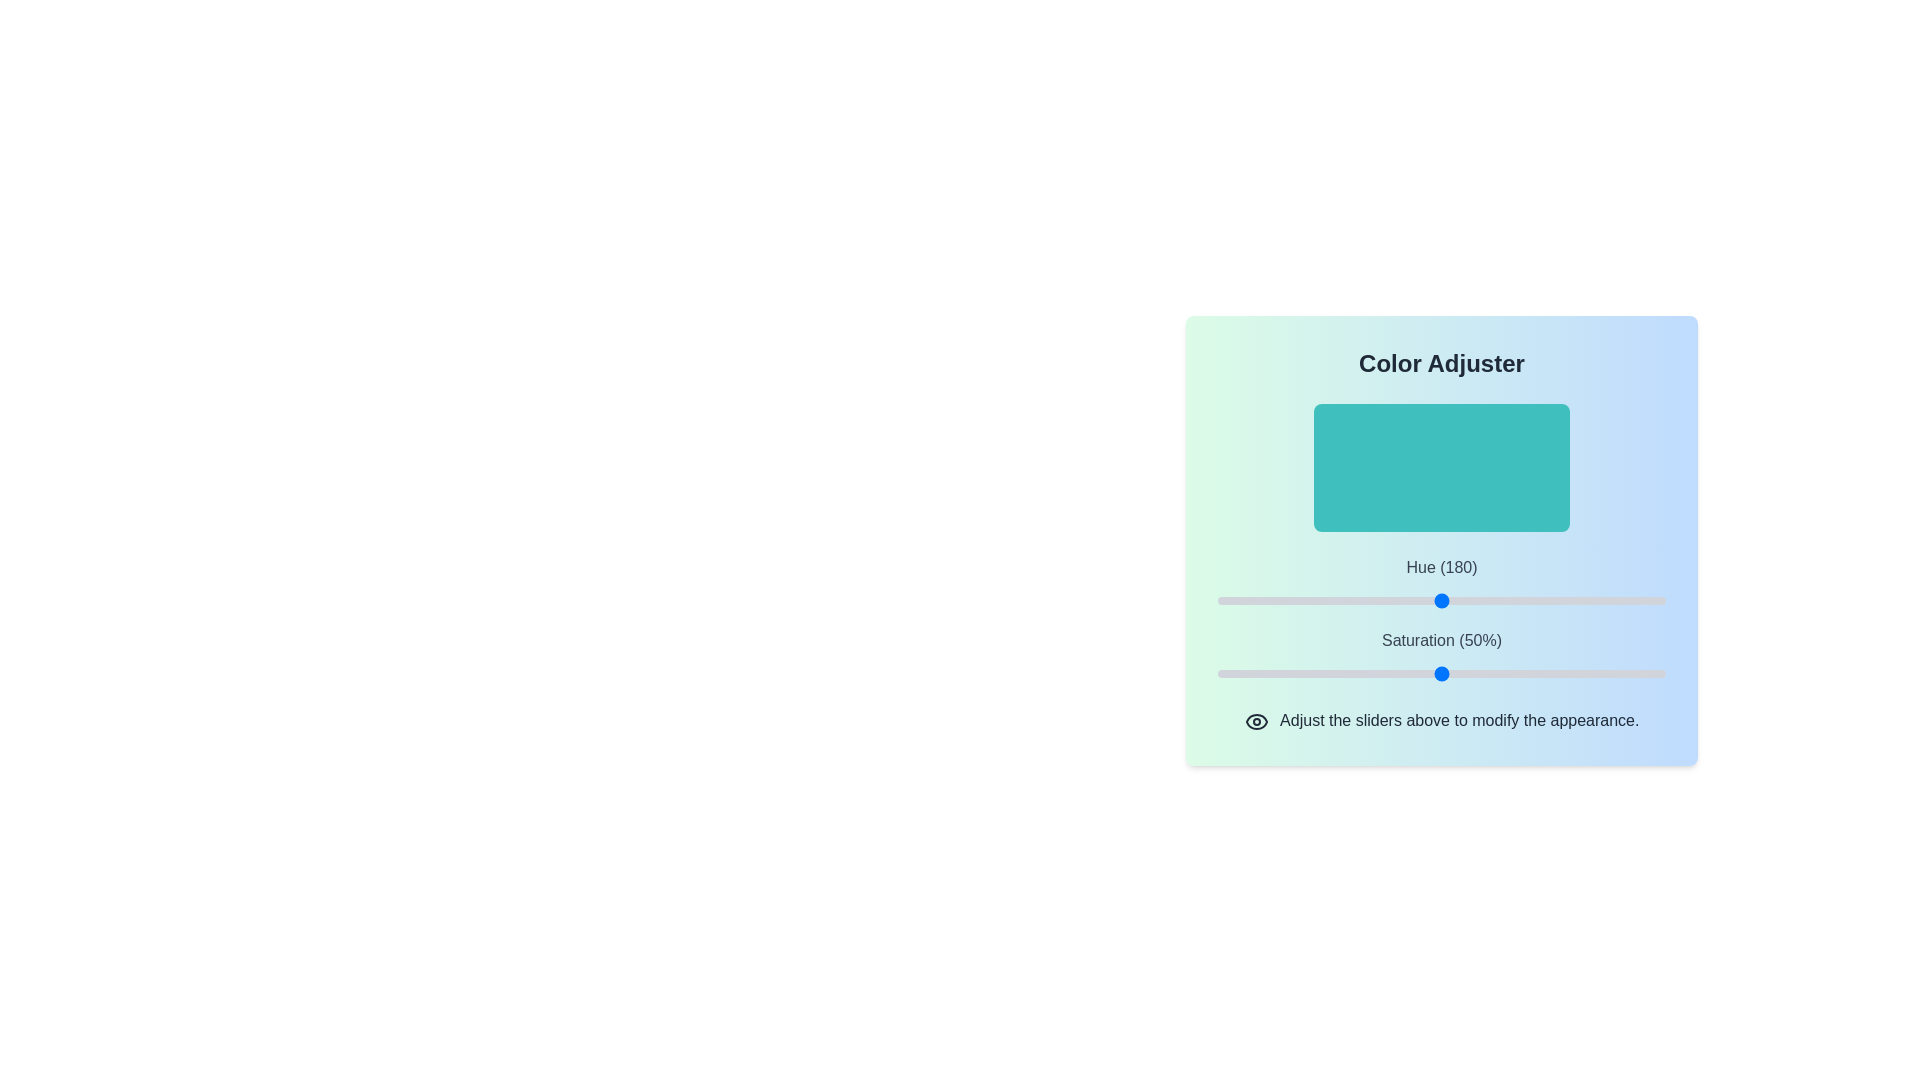 This screenshot has height=1080, width=1920. Describe the element at coordinates (1441, 721) in the screenshot. I see `the text 'Adjust the sliders above to modify the appearance.'` at that location.